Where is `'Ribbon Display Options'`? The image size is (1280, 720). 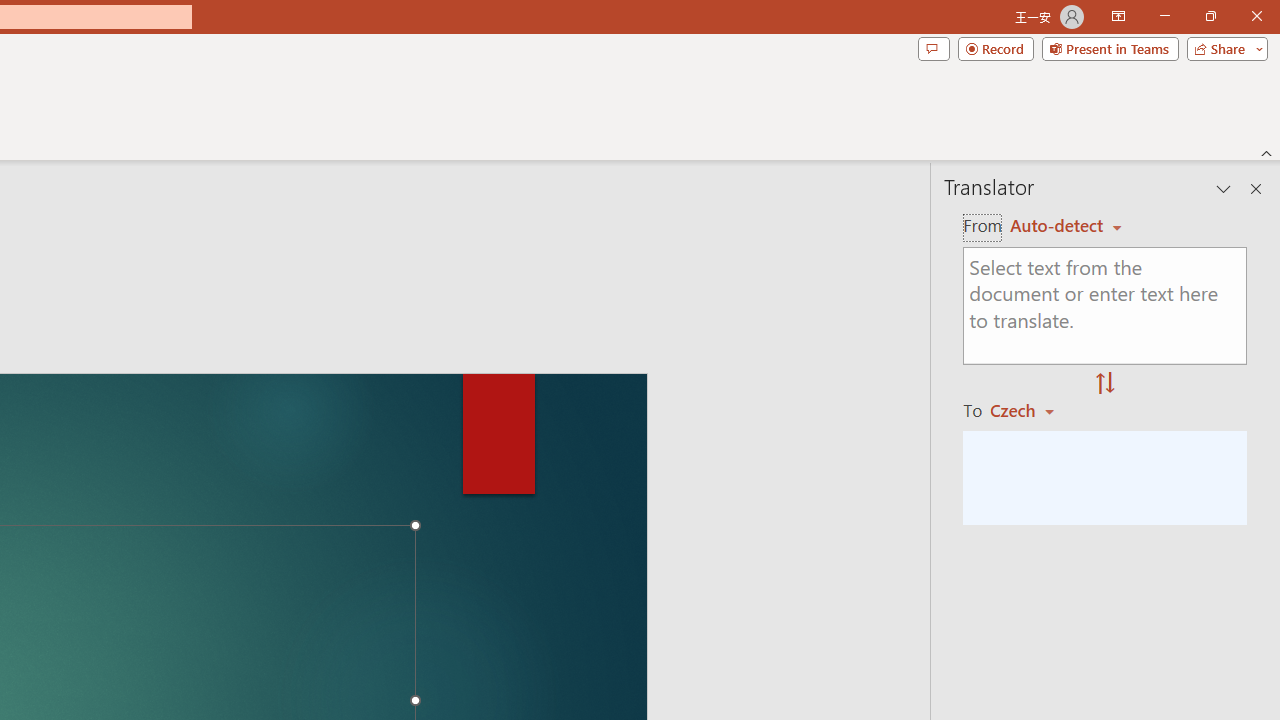 'Ribbon Display Options' is located at coordinates (1117, 16).